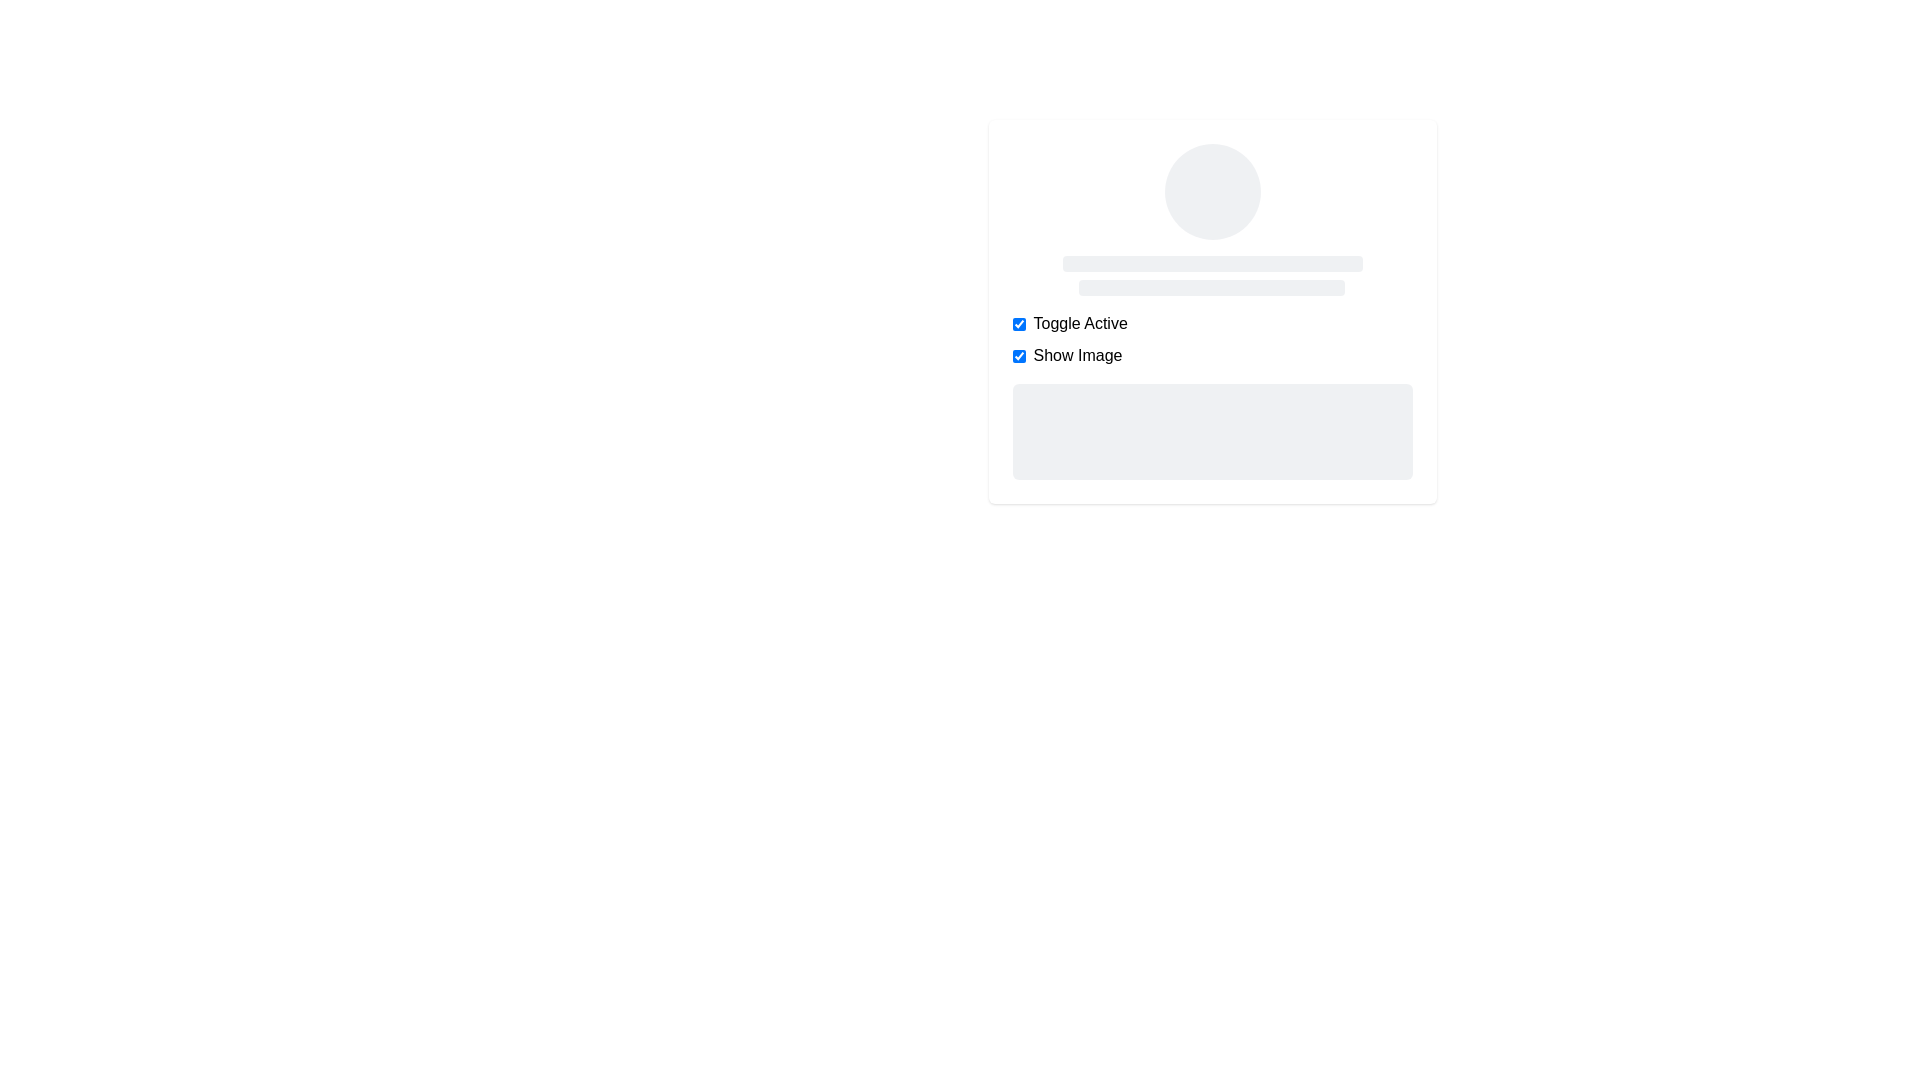 The image size is (1920, 1080). Describe the element at coordinates (1211, 262) in the screenshot. I see `the visual placeholder or skeleton loader, which is a rectangular element with a light gray background and rounded corners, located at the top of a vertically stacked group of elements` at that location.